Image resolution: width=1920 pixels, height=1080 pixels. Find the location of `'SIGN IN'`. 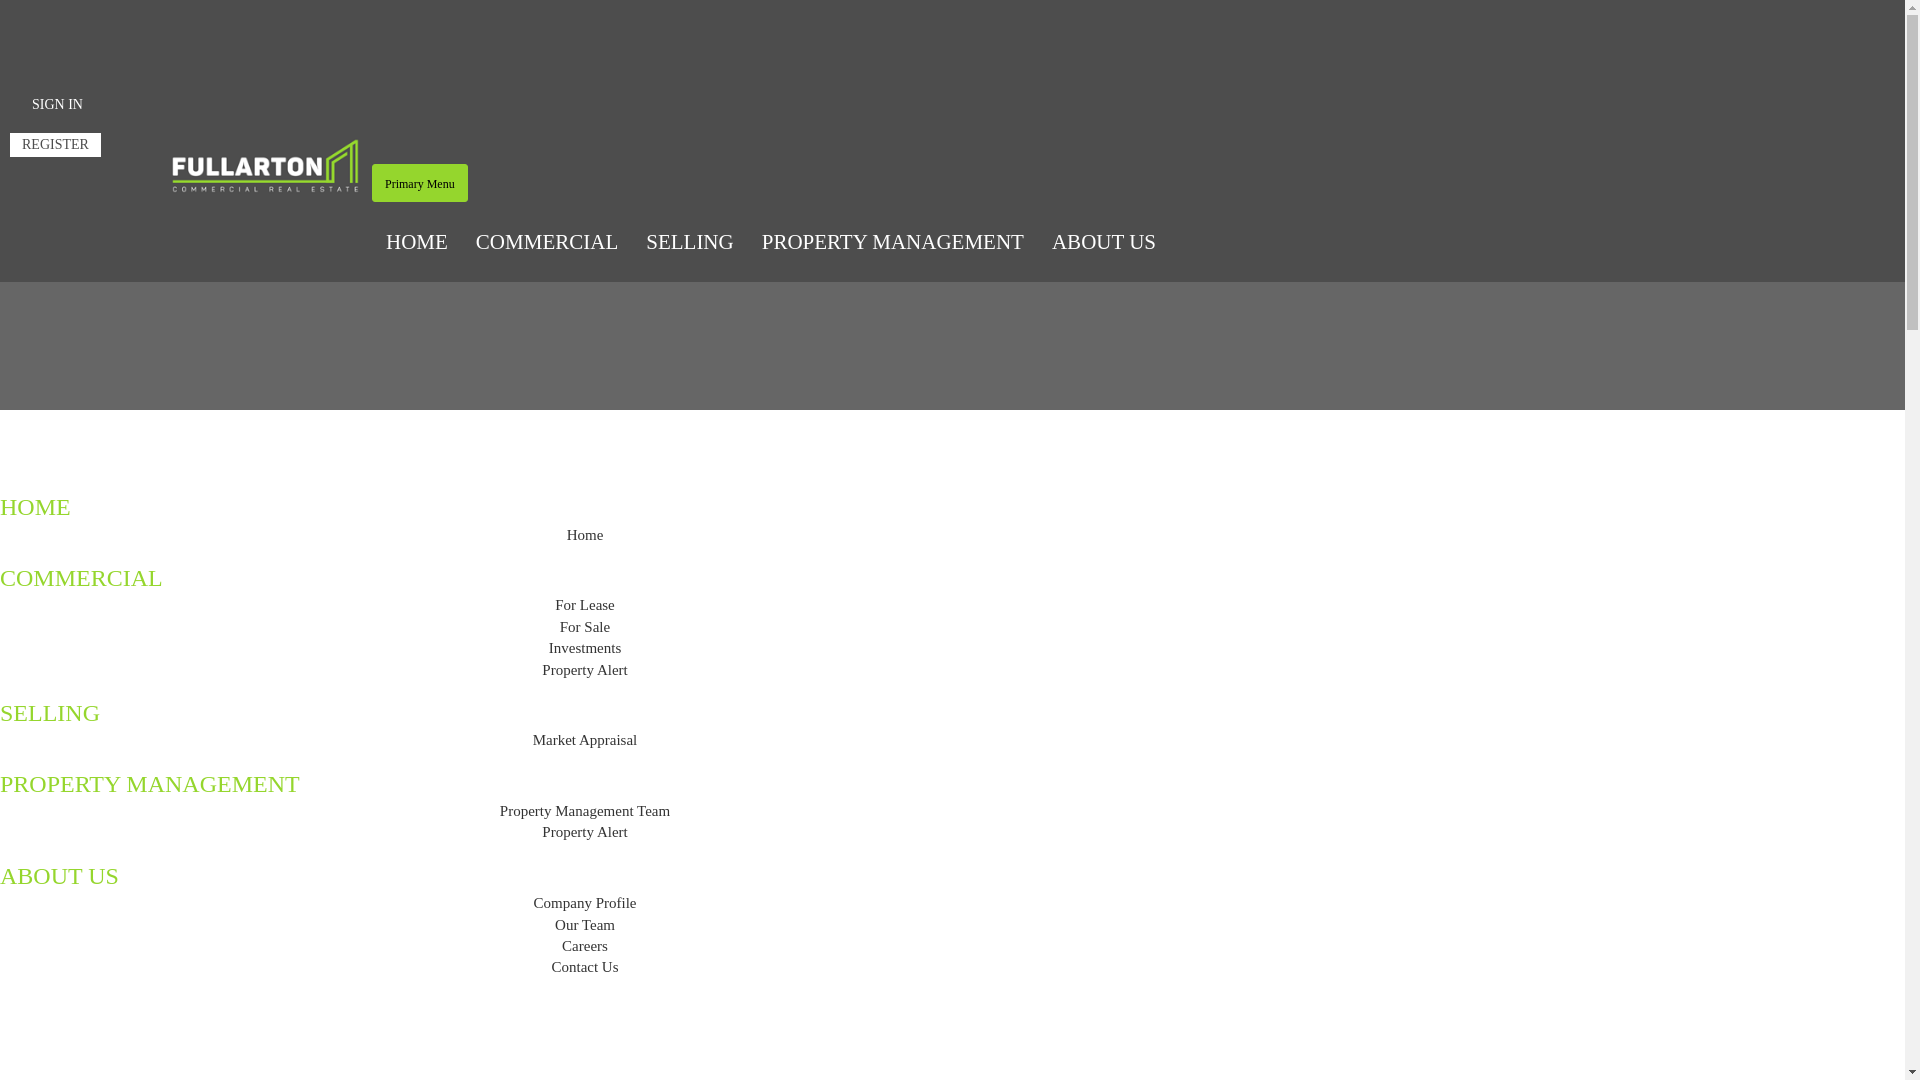

'SIGN IN' is located at coordinates (57, 104).